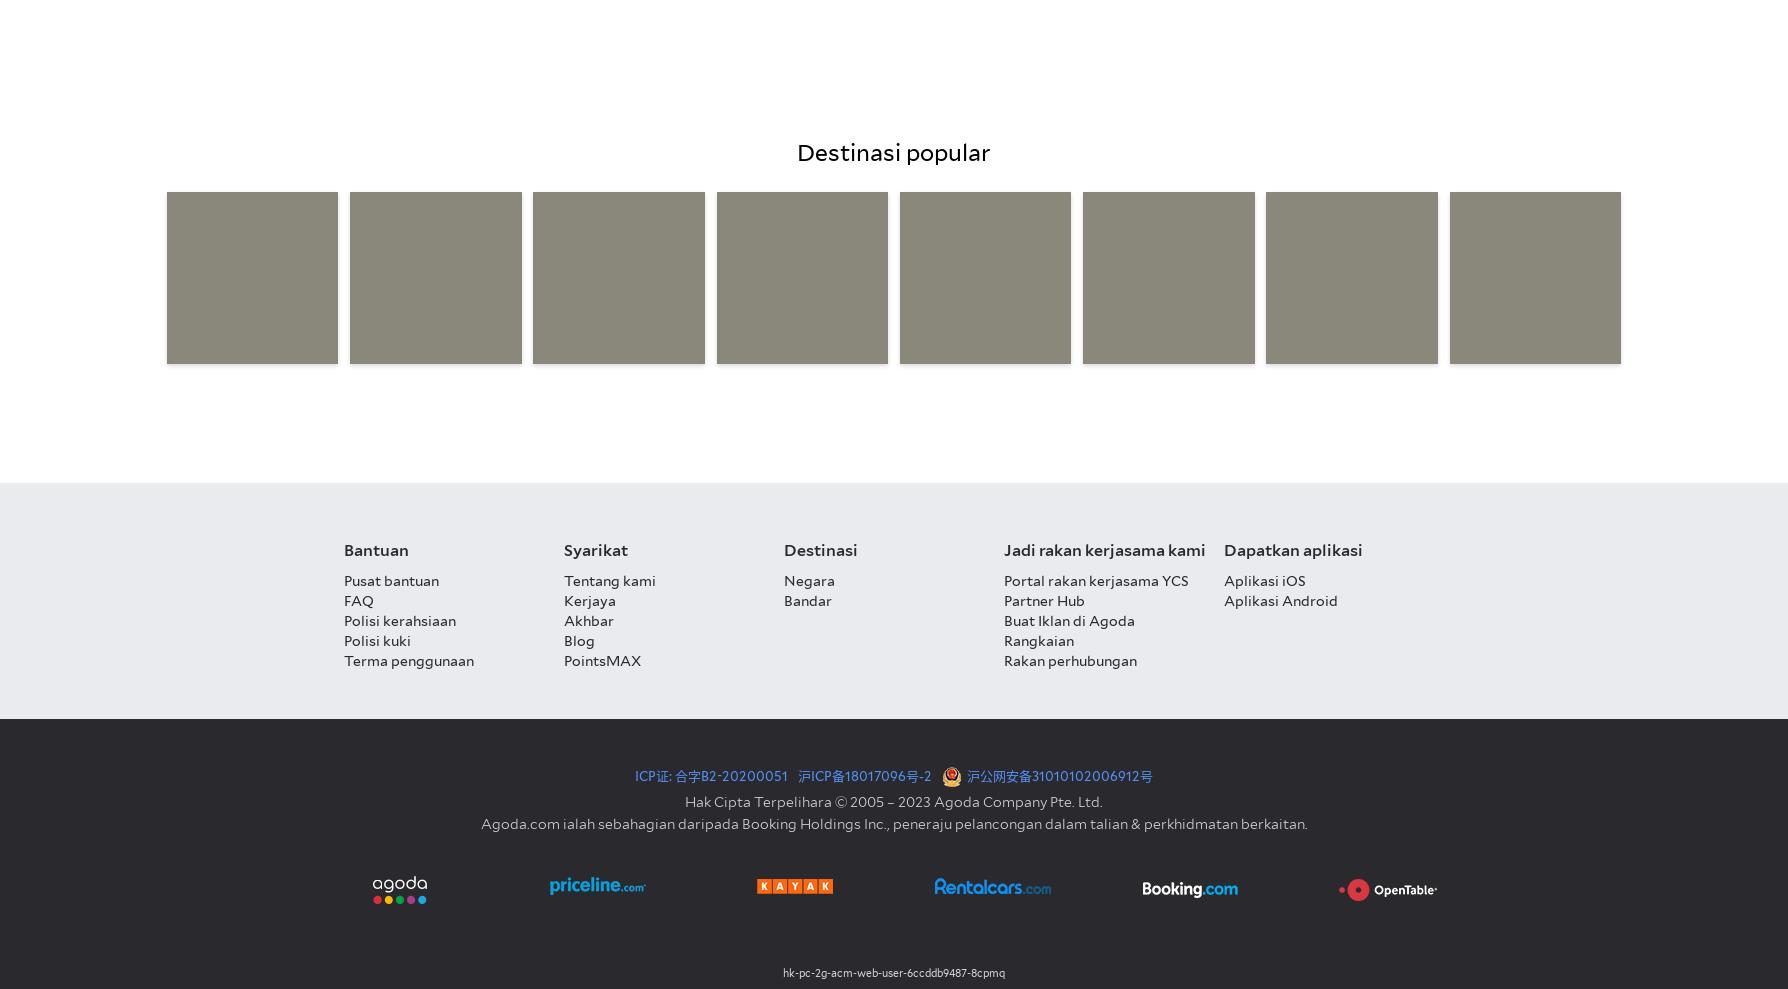 The width and height of the screenshot is (1788, 989). Describe the element at coordinates (1069, 620) in the screenshot. I see `'Buat Iklan di Agoda'` at that location.